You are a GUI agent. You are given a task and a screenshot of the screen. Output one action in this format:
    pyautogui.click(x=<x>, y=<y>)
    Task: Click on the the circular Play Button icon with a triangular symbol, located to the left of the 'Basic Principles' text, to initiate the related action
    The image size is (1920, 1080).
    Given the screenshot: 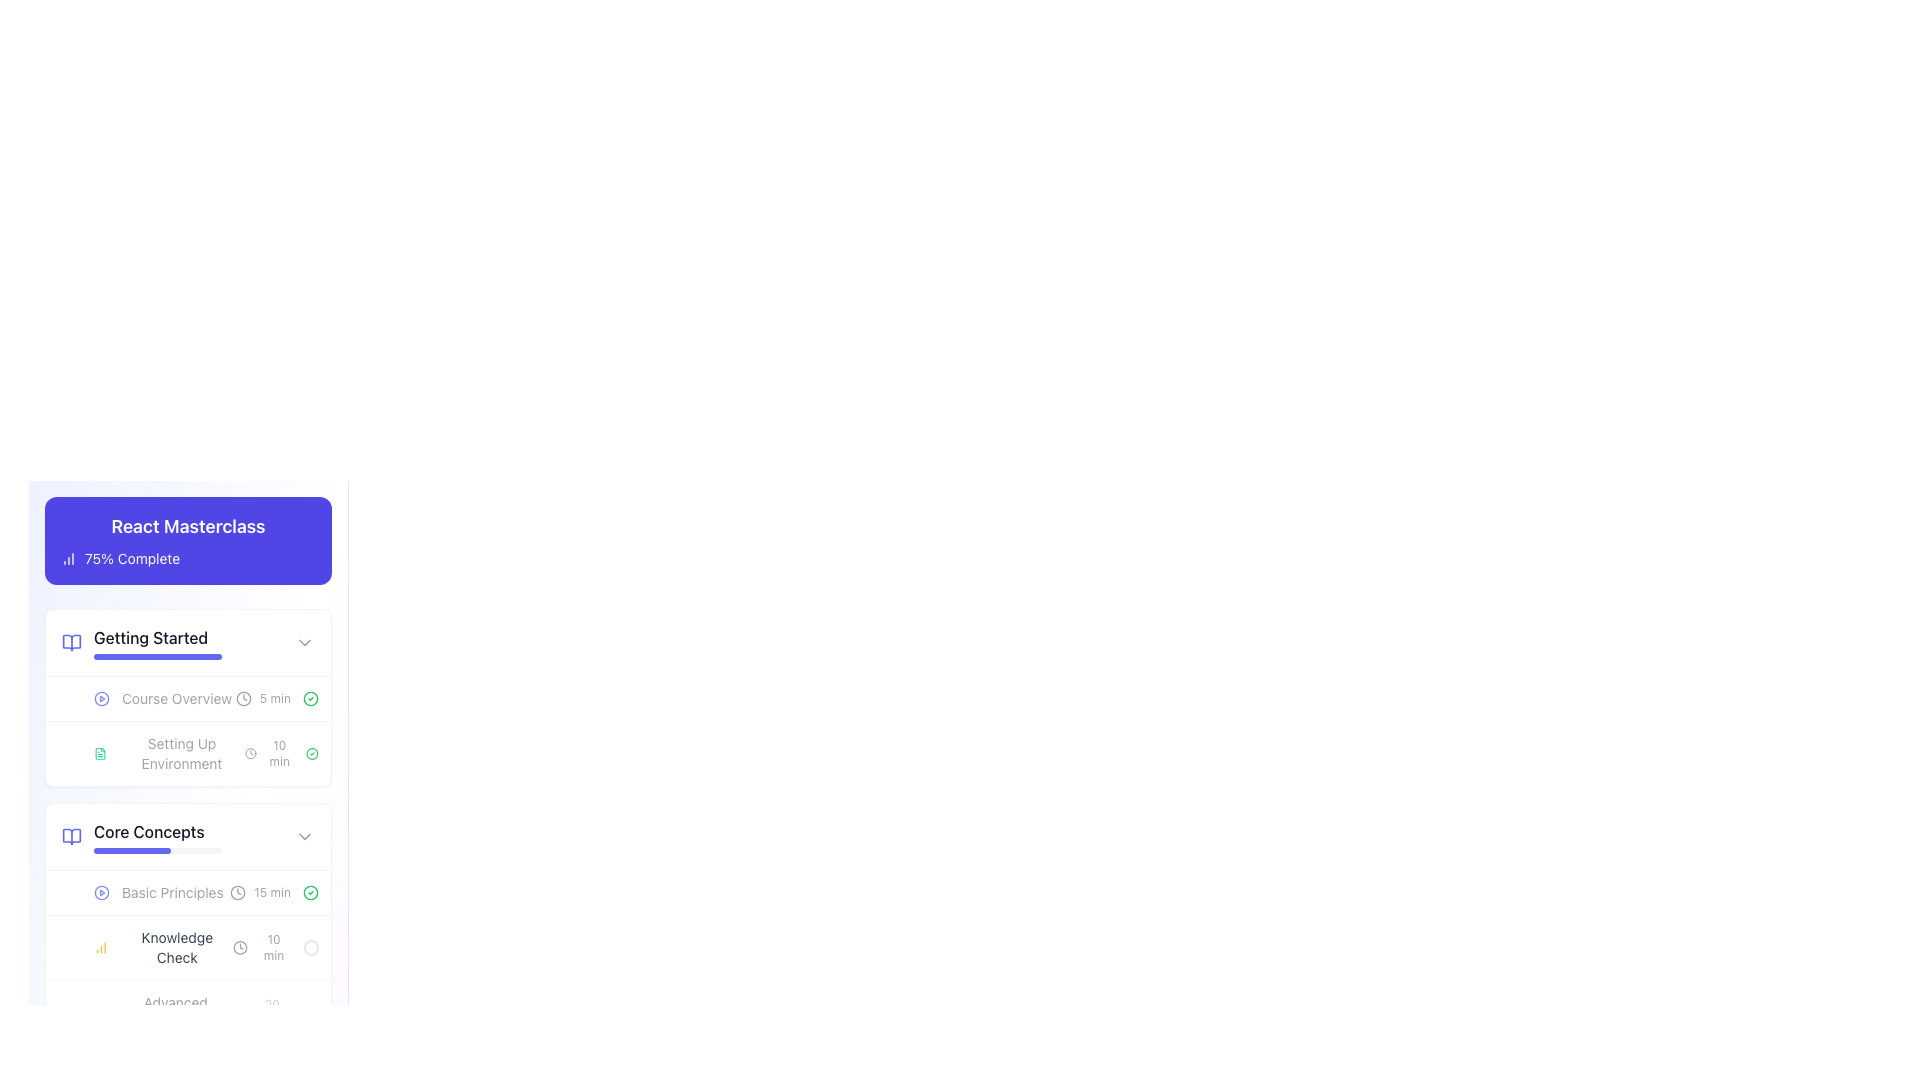 What is the action you would take?
    pyautogui.click(x=100, y=892)
    